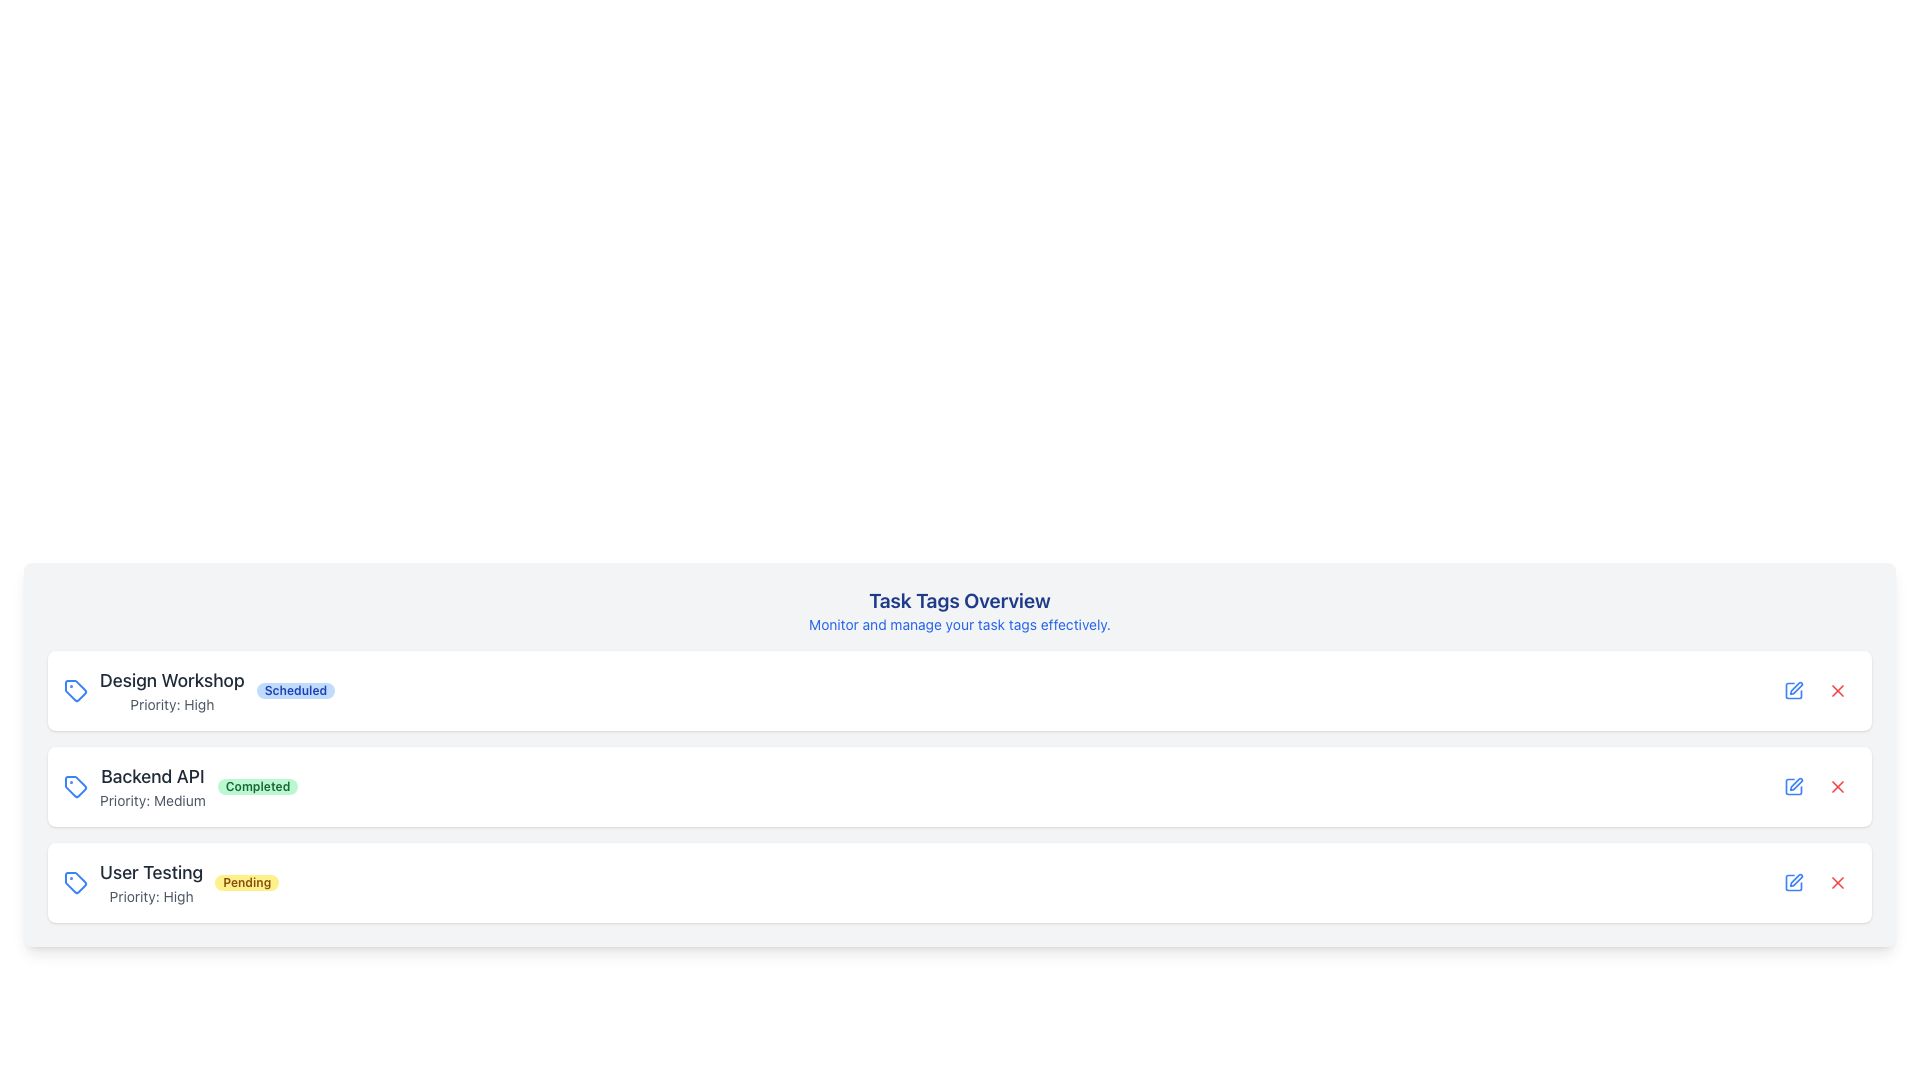 The height and width of the screenshot is (1080, 1920). What do you see at coordinates (1838, 882) in the screenshot?
I see `the 'X' icon located to the right of the 'User Testing' row` at bounding box center [1838, 882].